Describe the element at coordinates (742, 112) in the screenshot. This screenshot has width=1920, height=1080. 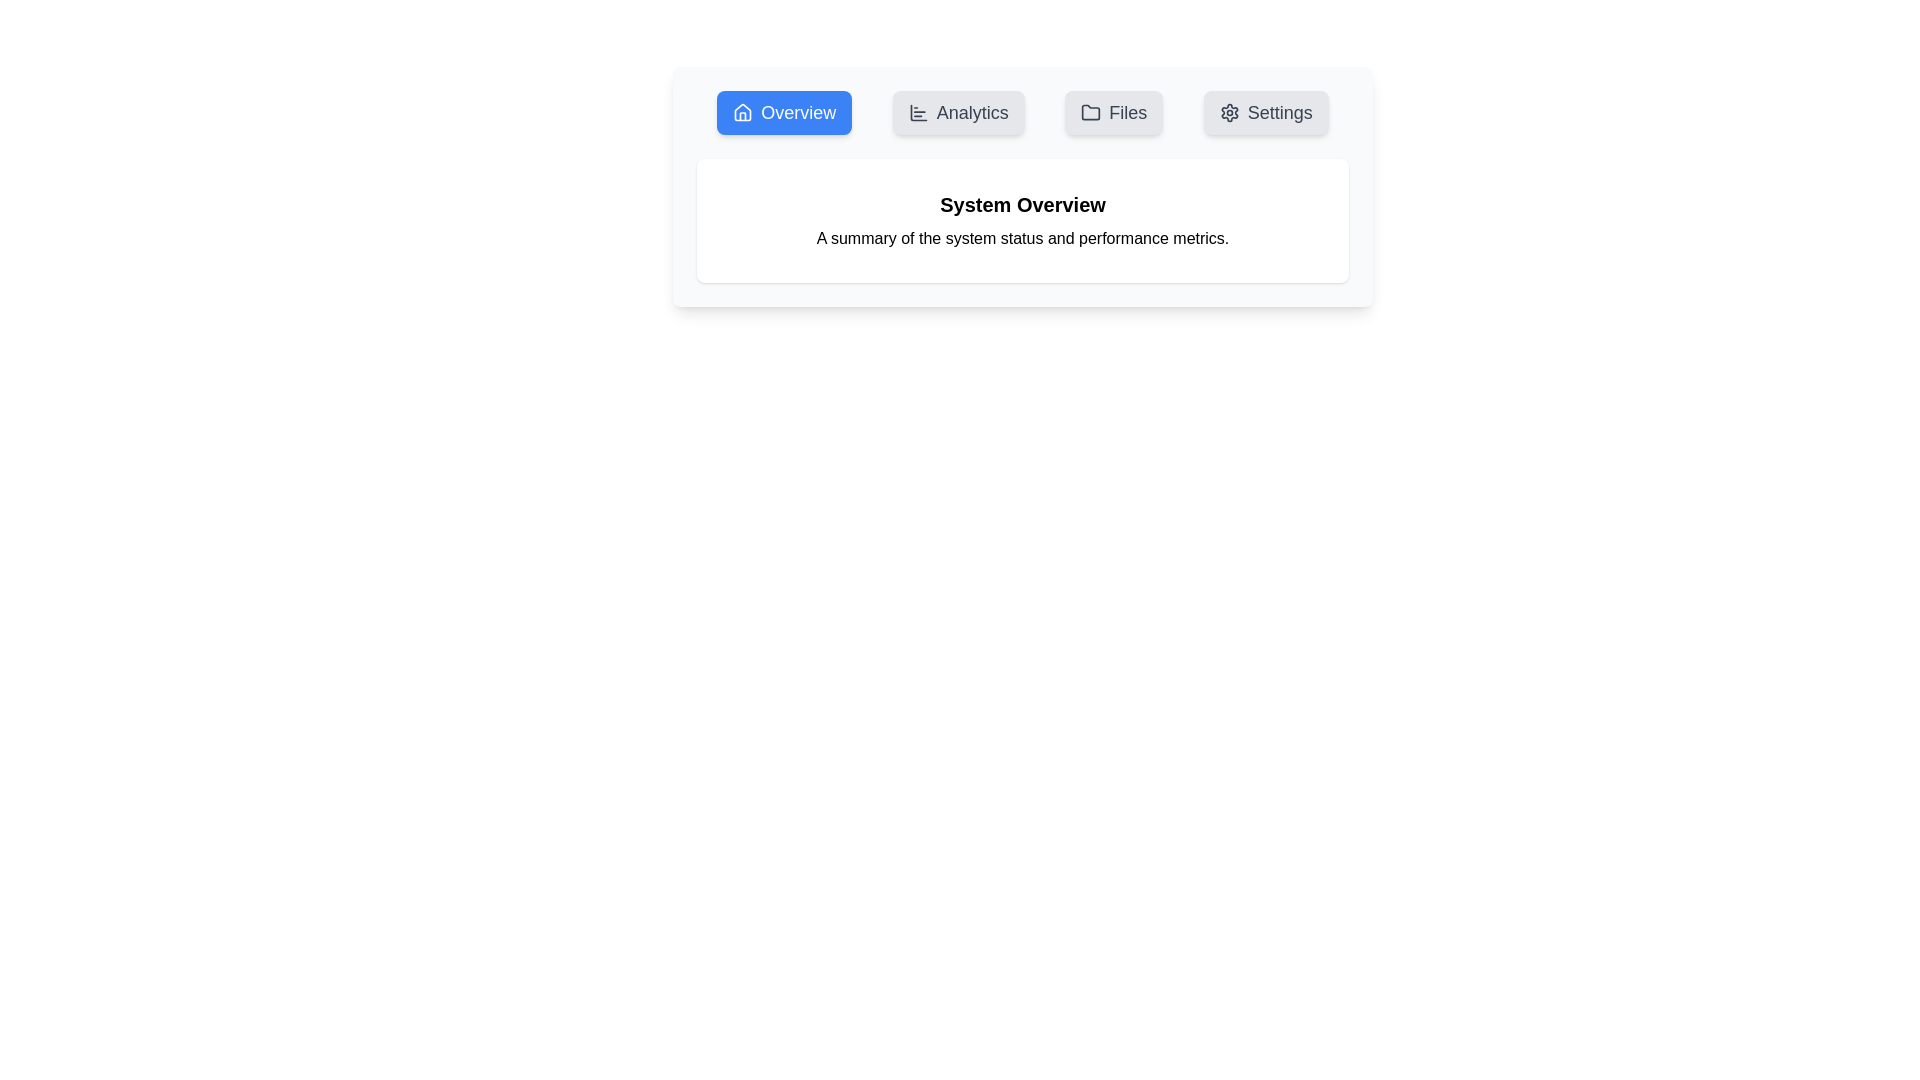
I see `the house icon contained within the blue 'Overview' button in the navigation bar` at that location.